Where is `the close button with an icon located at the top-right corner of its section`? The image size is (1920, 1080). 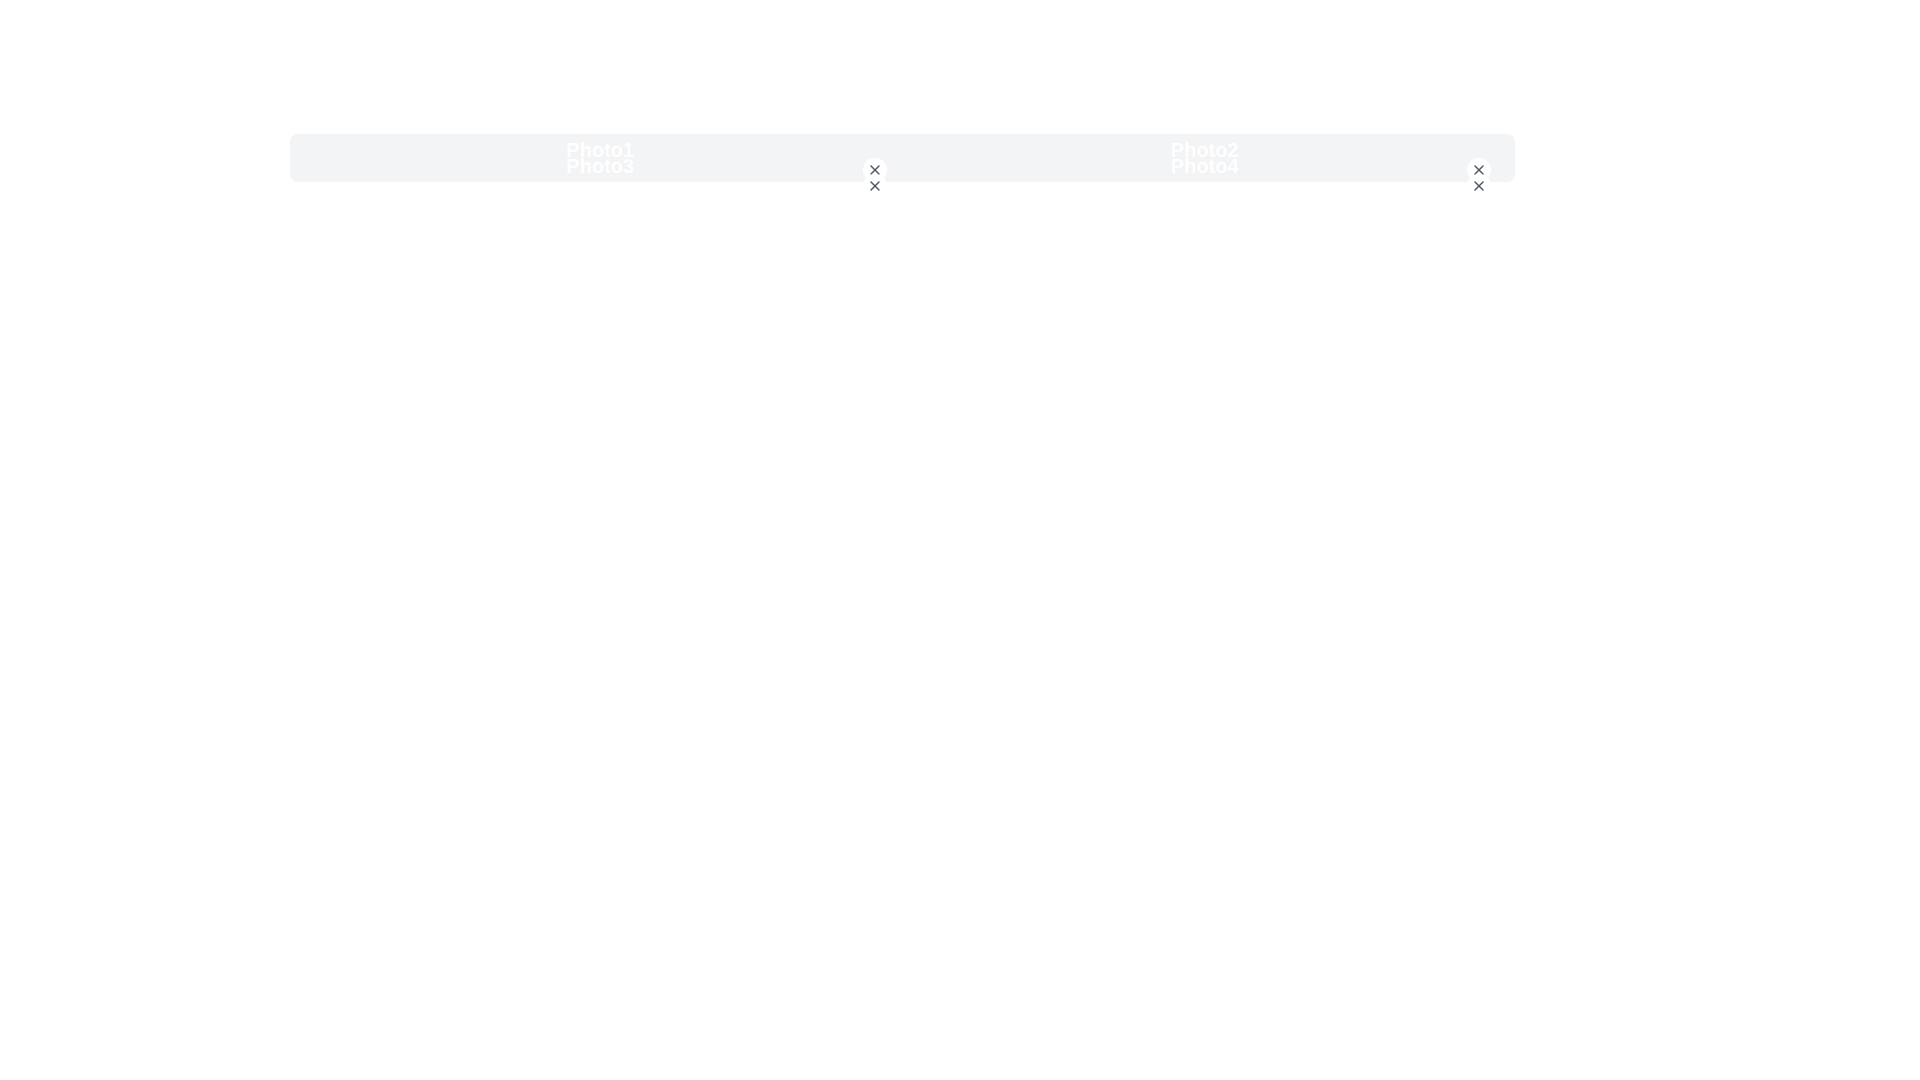
the close button with an icon located at the top-right corner of its section is located at coordinates (1478, 168).